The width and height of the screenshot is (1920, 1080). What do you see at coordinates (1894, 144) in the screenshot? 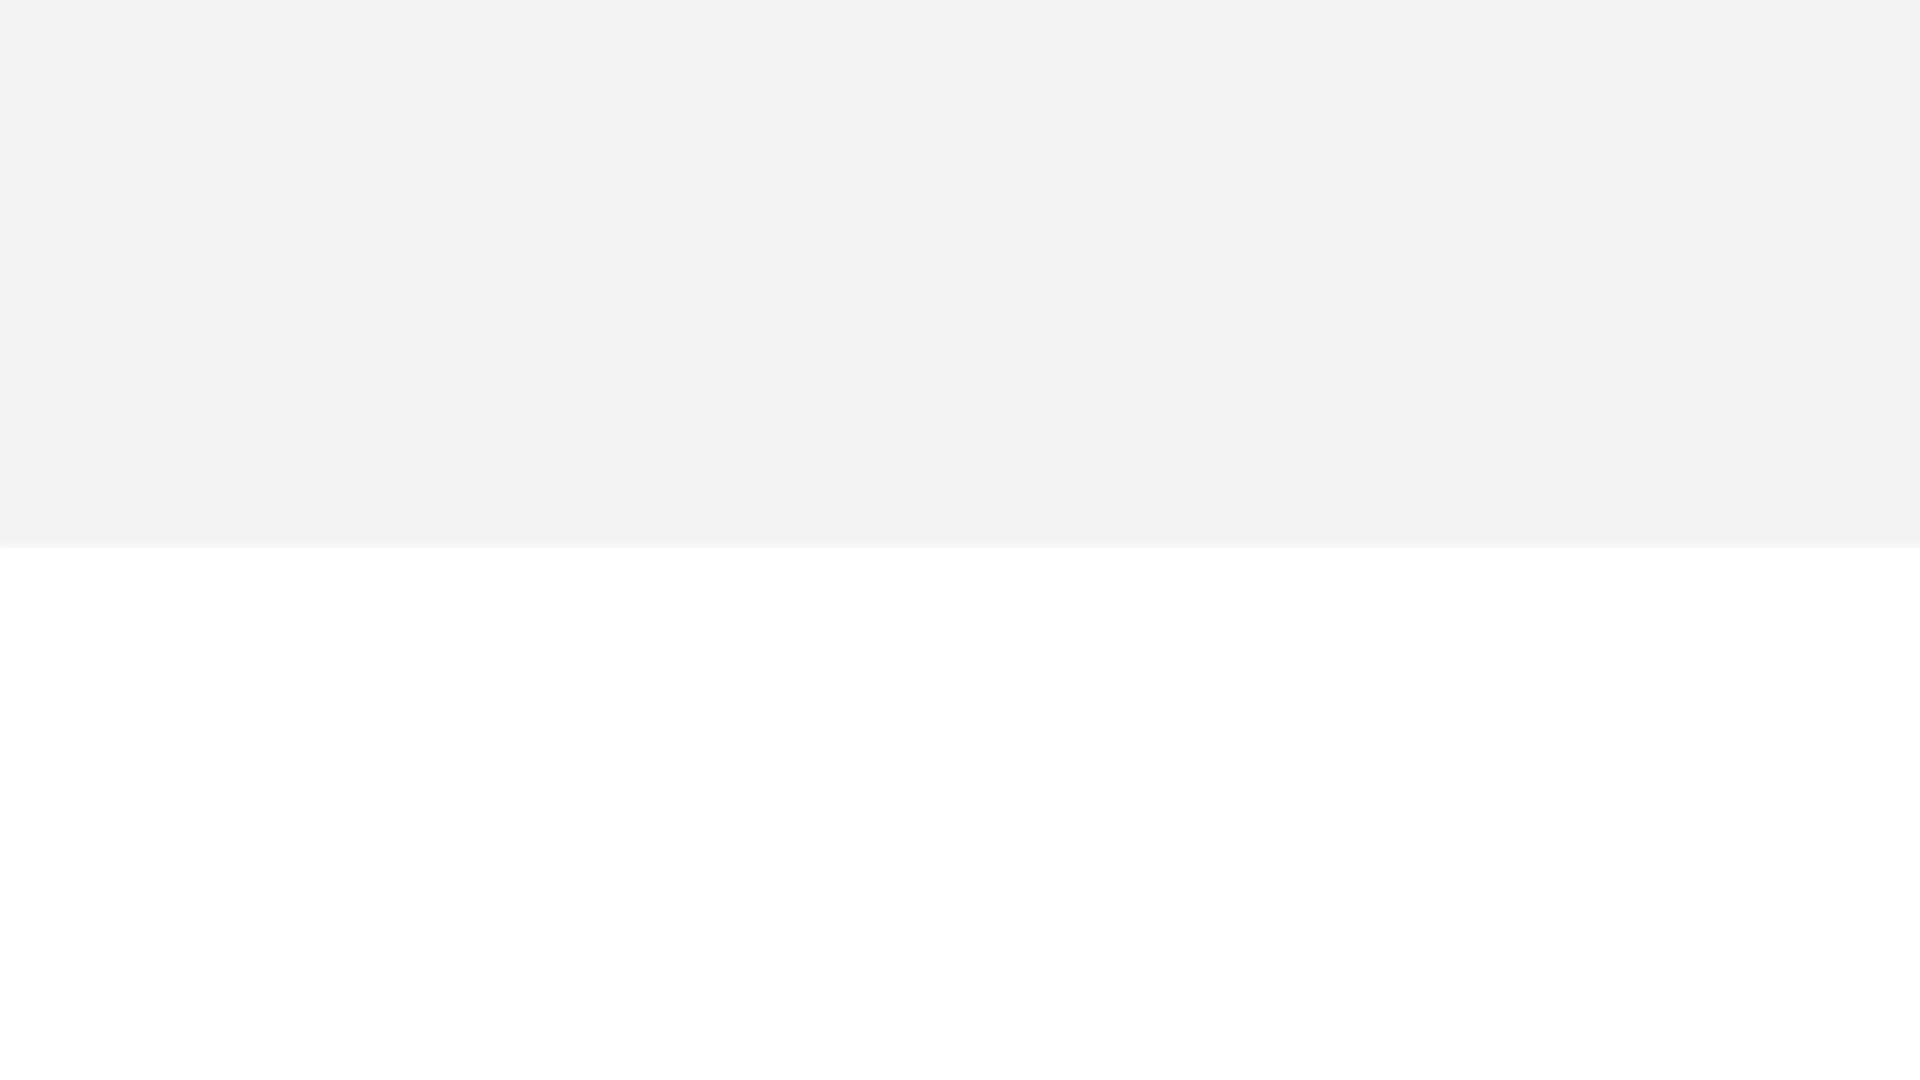
I see `Zoom in` at bounding box center [1894, 144].